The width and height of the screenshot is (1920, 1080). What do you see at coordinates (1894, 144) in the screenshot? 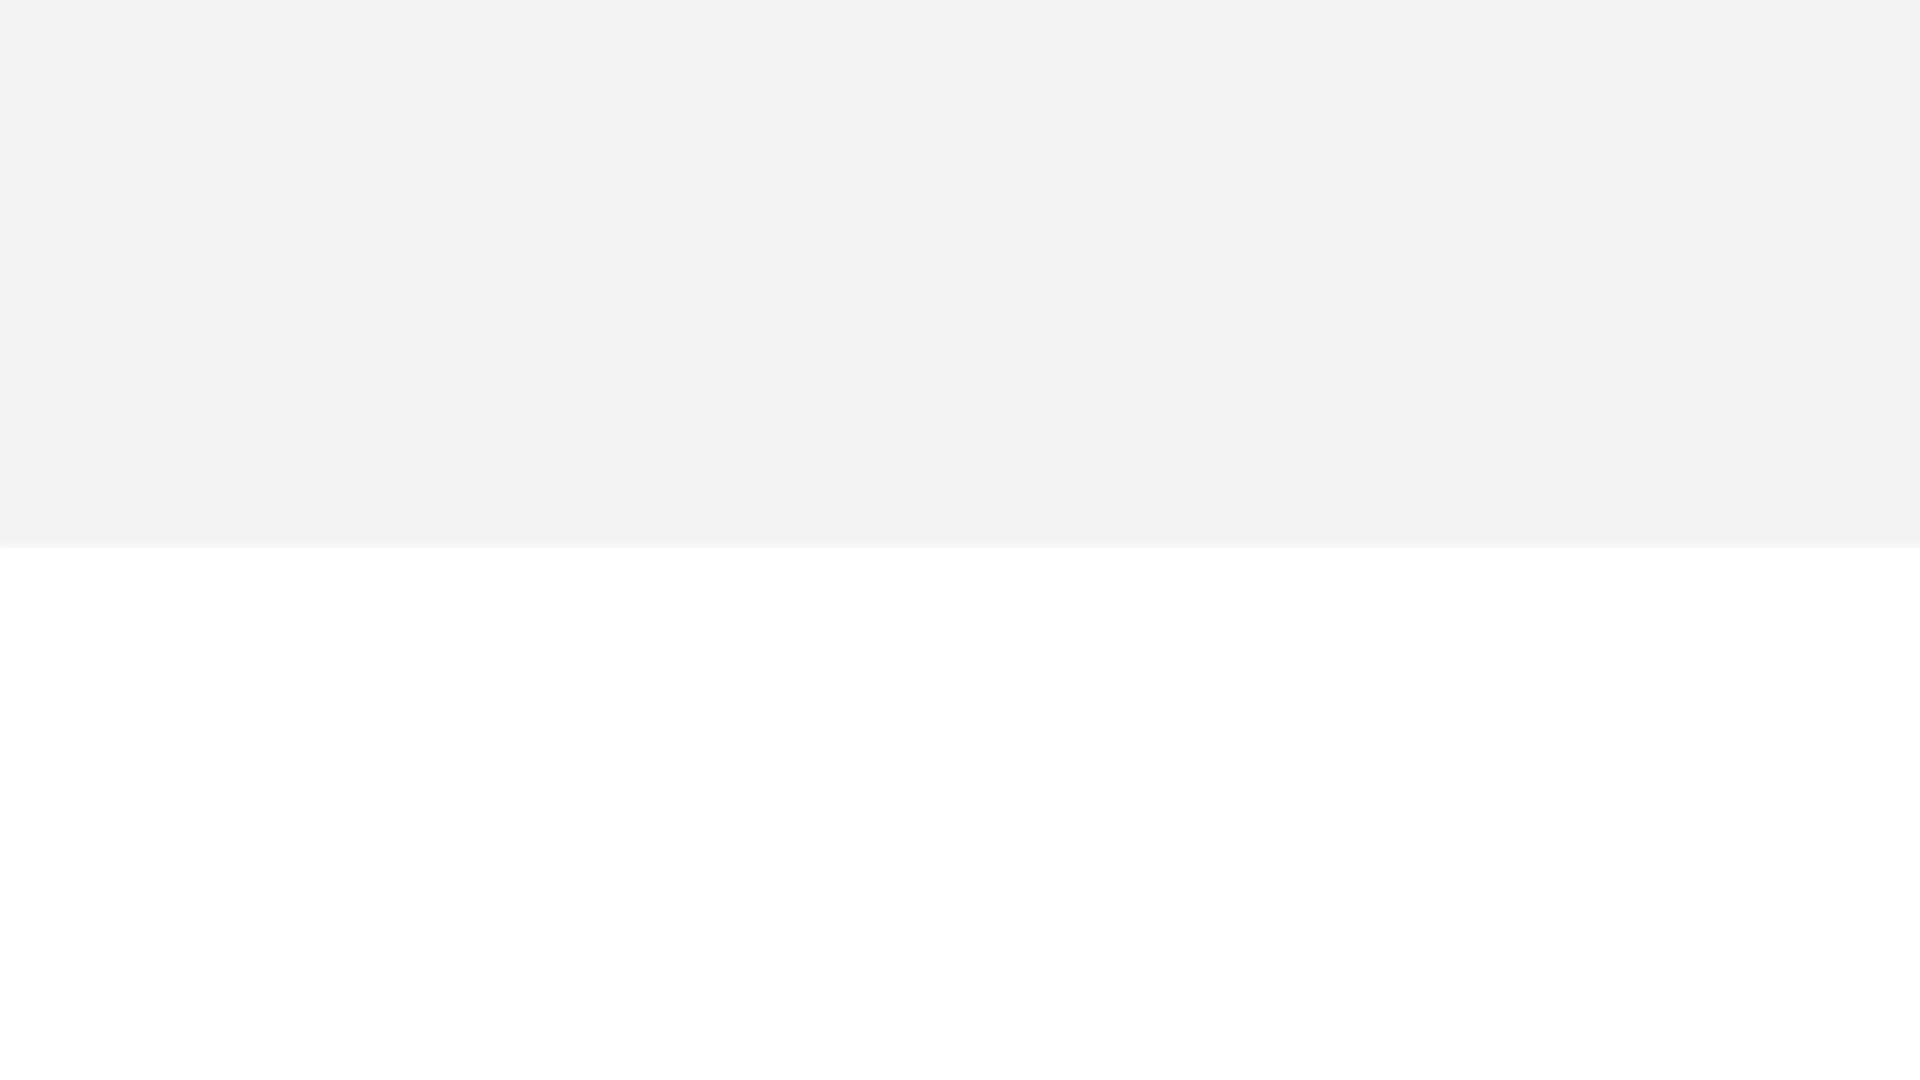
I see `Zoom in` at bounding box center [1894, 144].